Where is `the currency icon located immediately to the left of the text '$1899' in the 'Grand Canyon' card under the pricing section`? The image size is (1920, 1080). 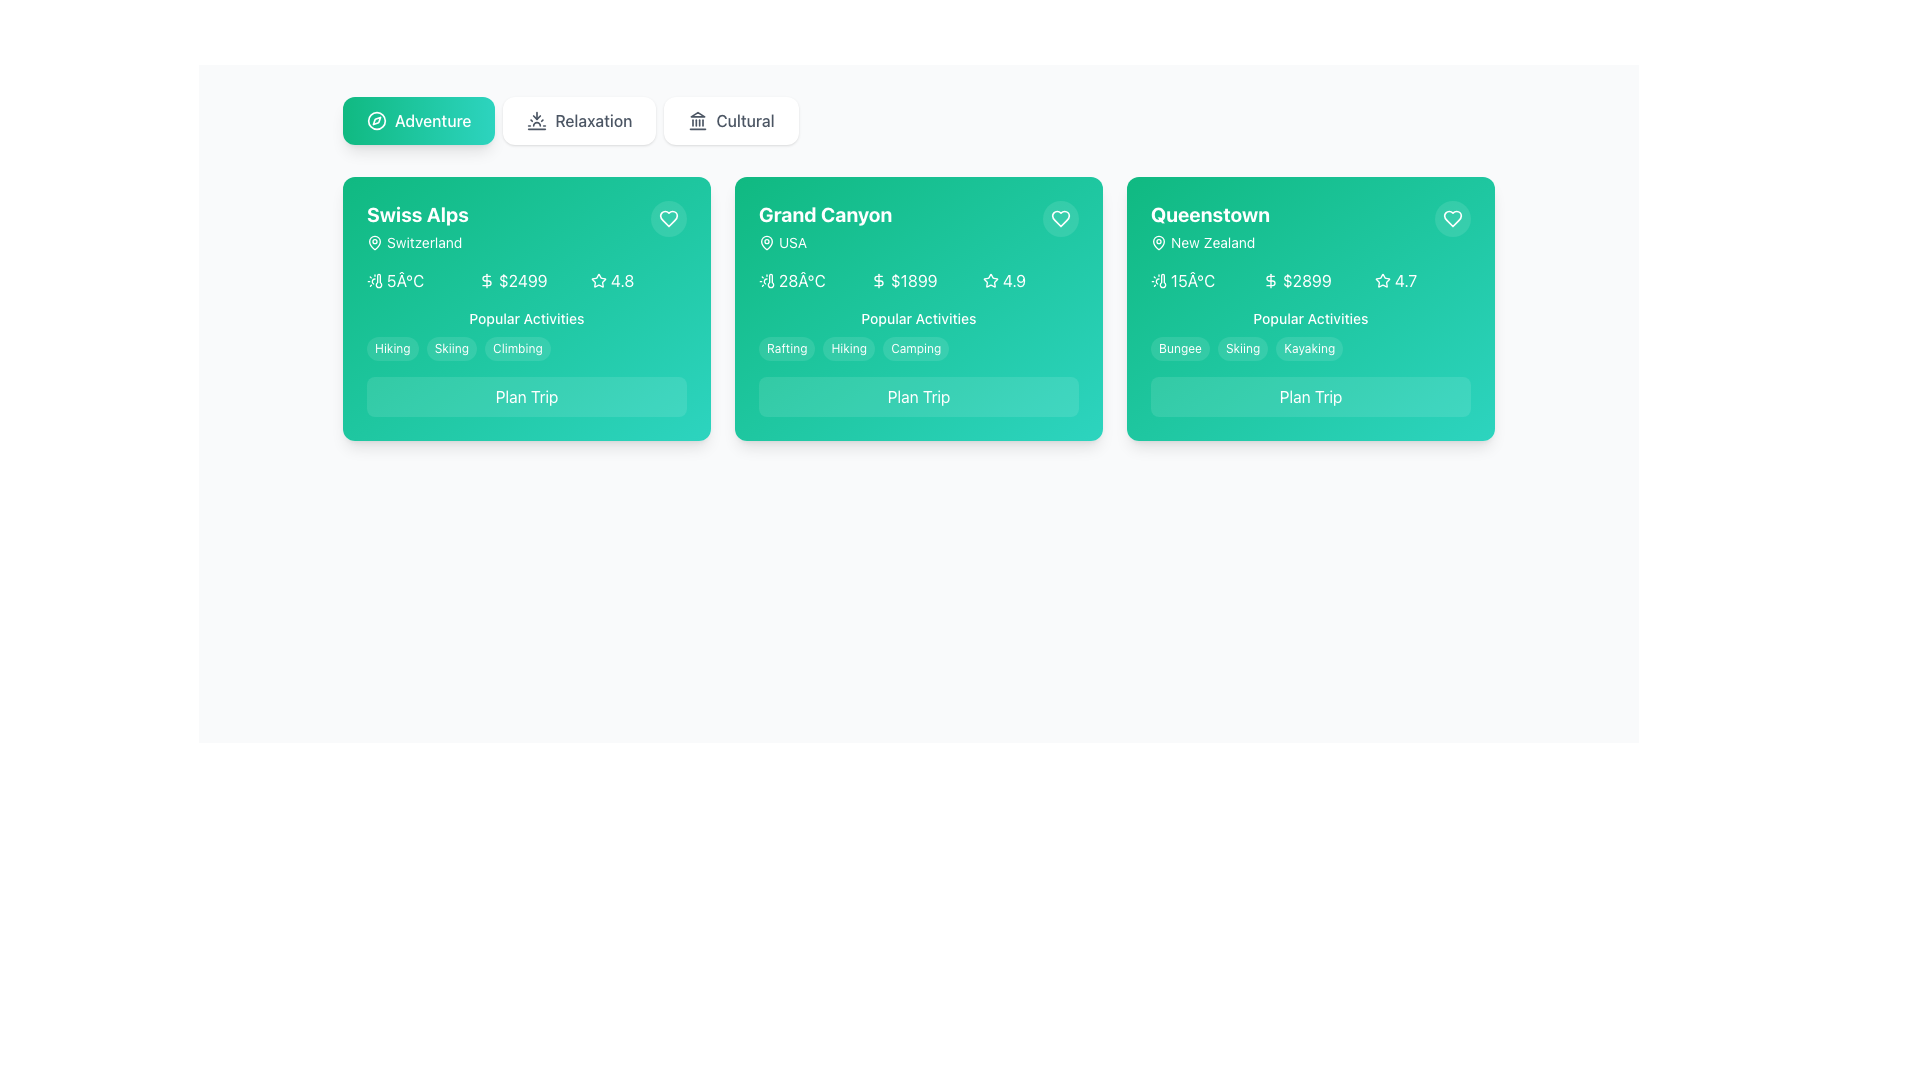 the currency icon located immediately to the left of the text '$1899' in the 'Grand Canyon' card under the pricing section is located at coordinates (878, 281).